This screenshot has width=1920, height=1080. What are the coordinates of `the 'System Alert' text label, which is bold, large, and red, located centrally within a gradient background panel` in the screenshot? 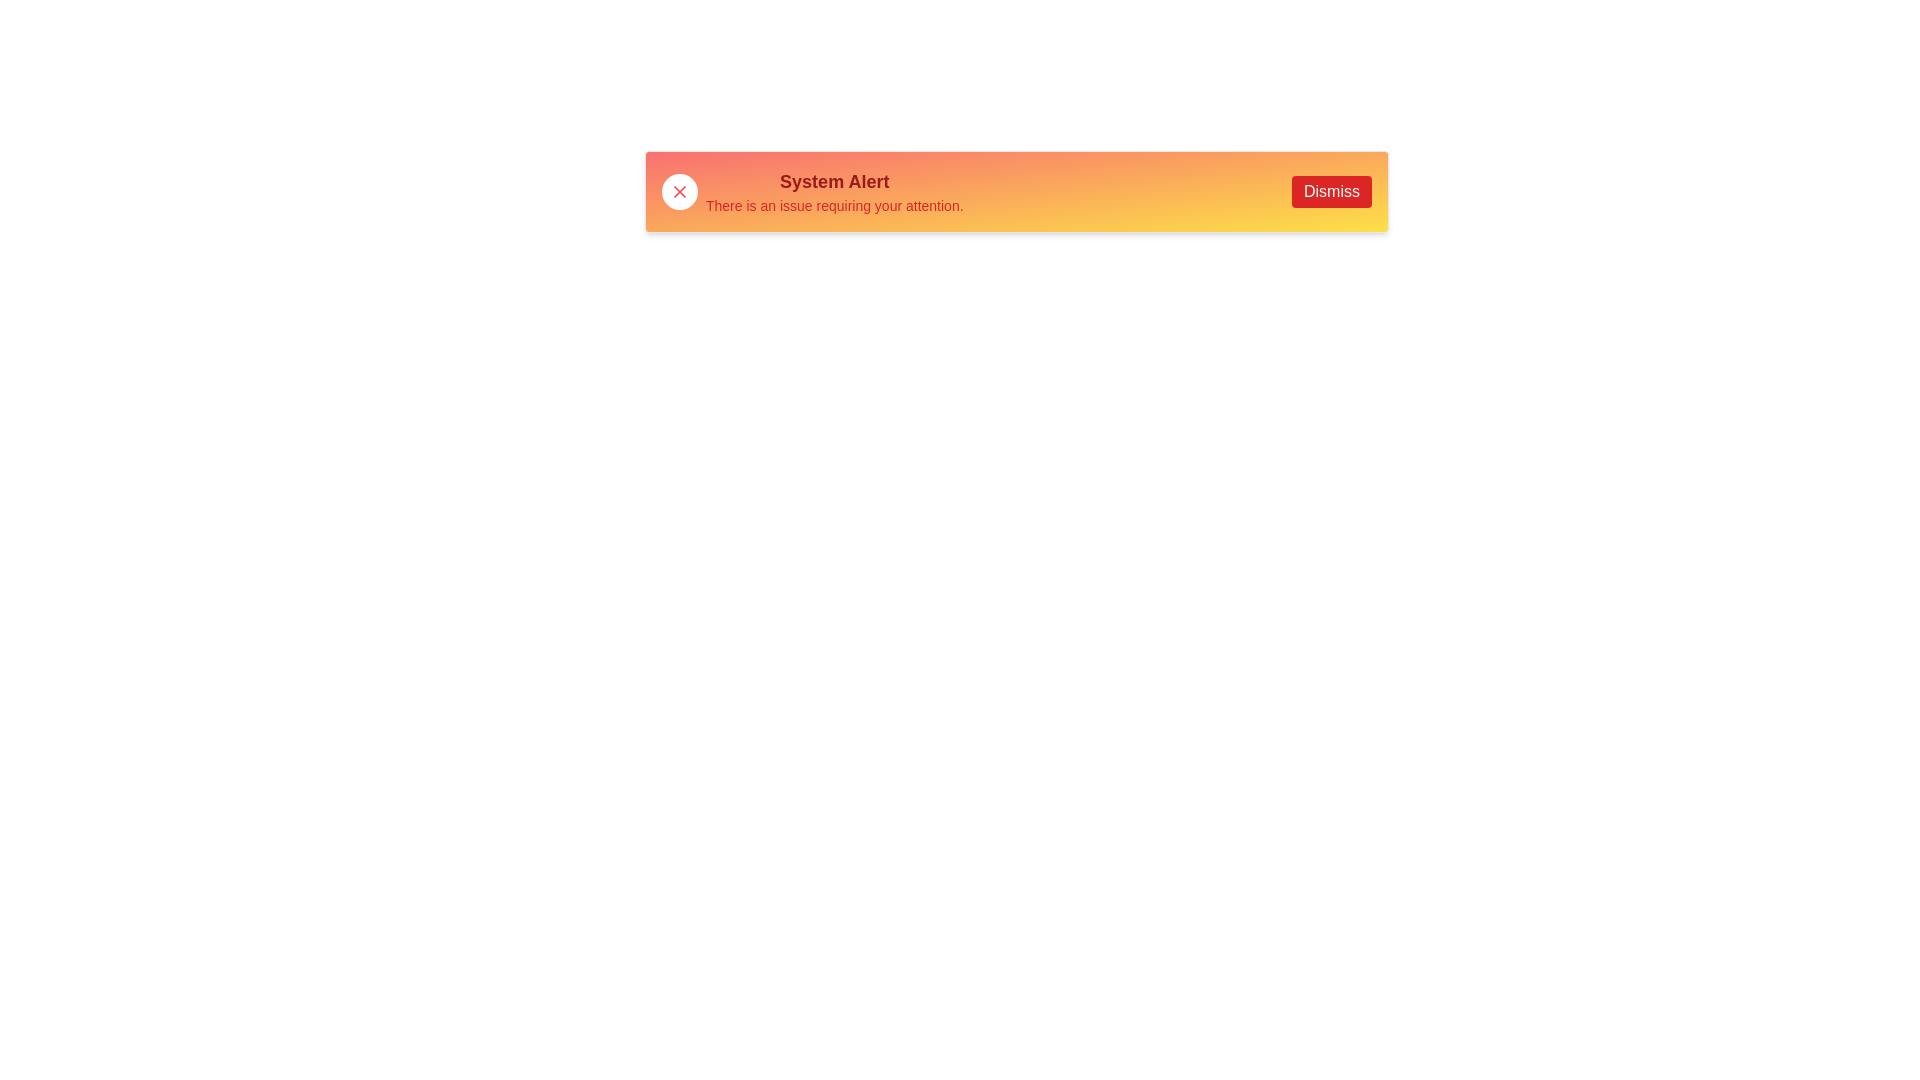 It's located at (834, 181).